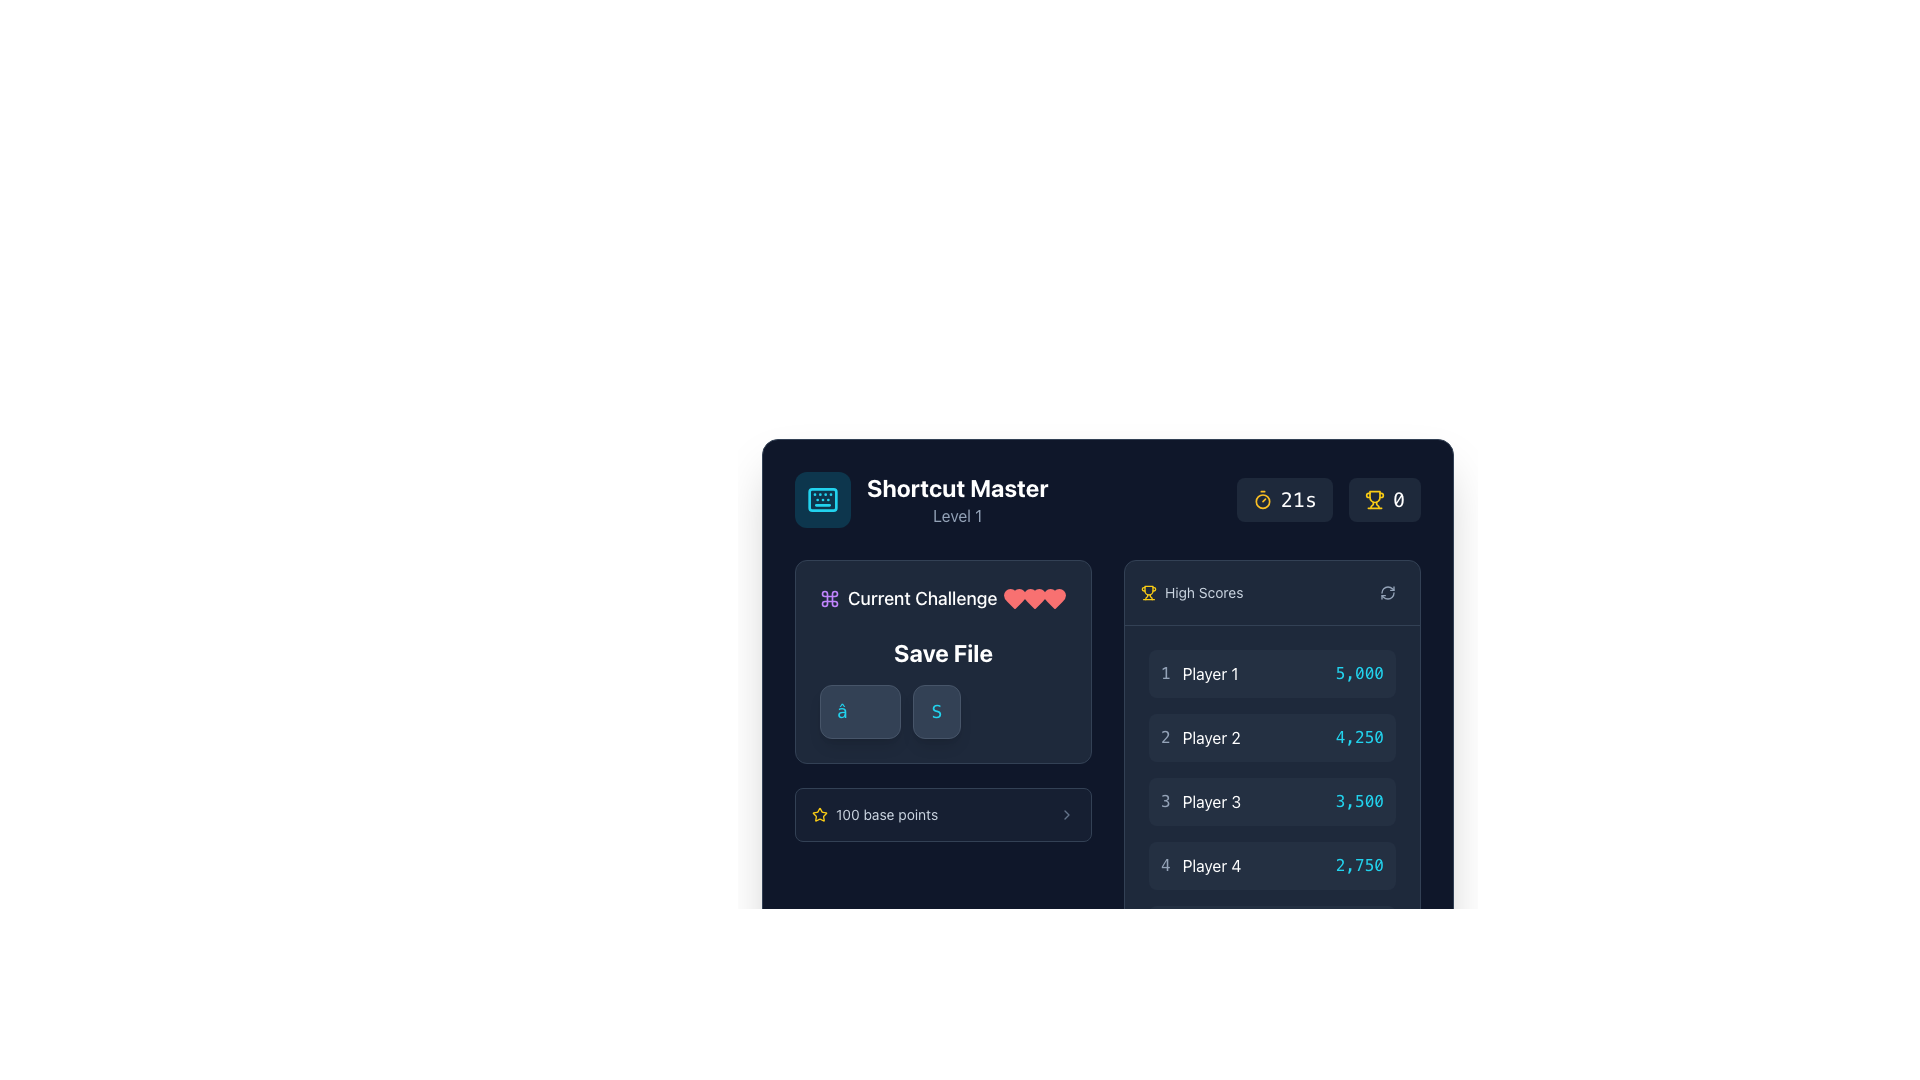 This screenshot has width=1920, height=1080. I want to click on the group of heart icons displaying the remaining lives or attempts for the current challenge, located in the top center of the left card labeled 'Current Challenge', so click(1035, 597).